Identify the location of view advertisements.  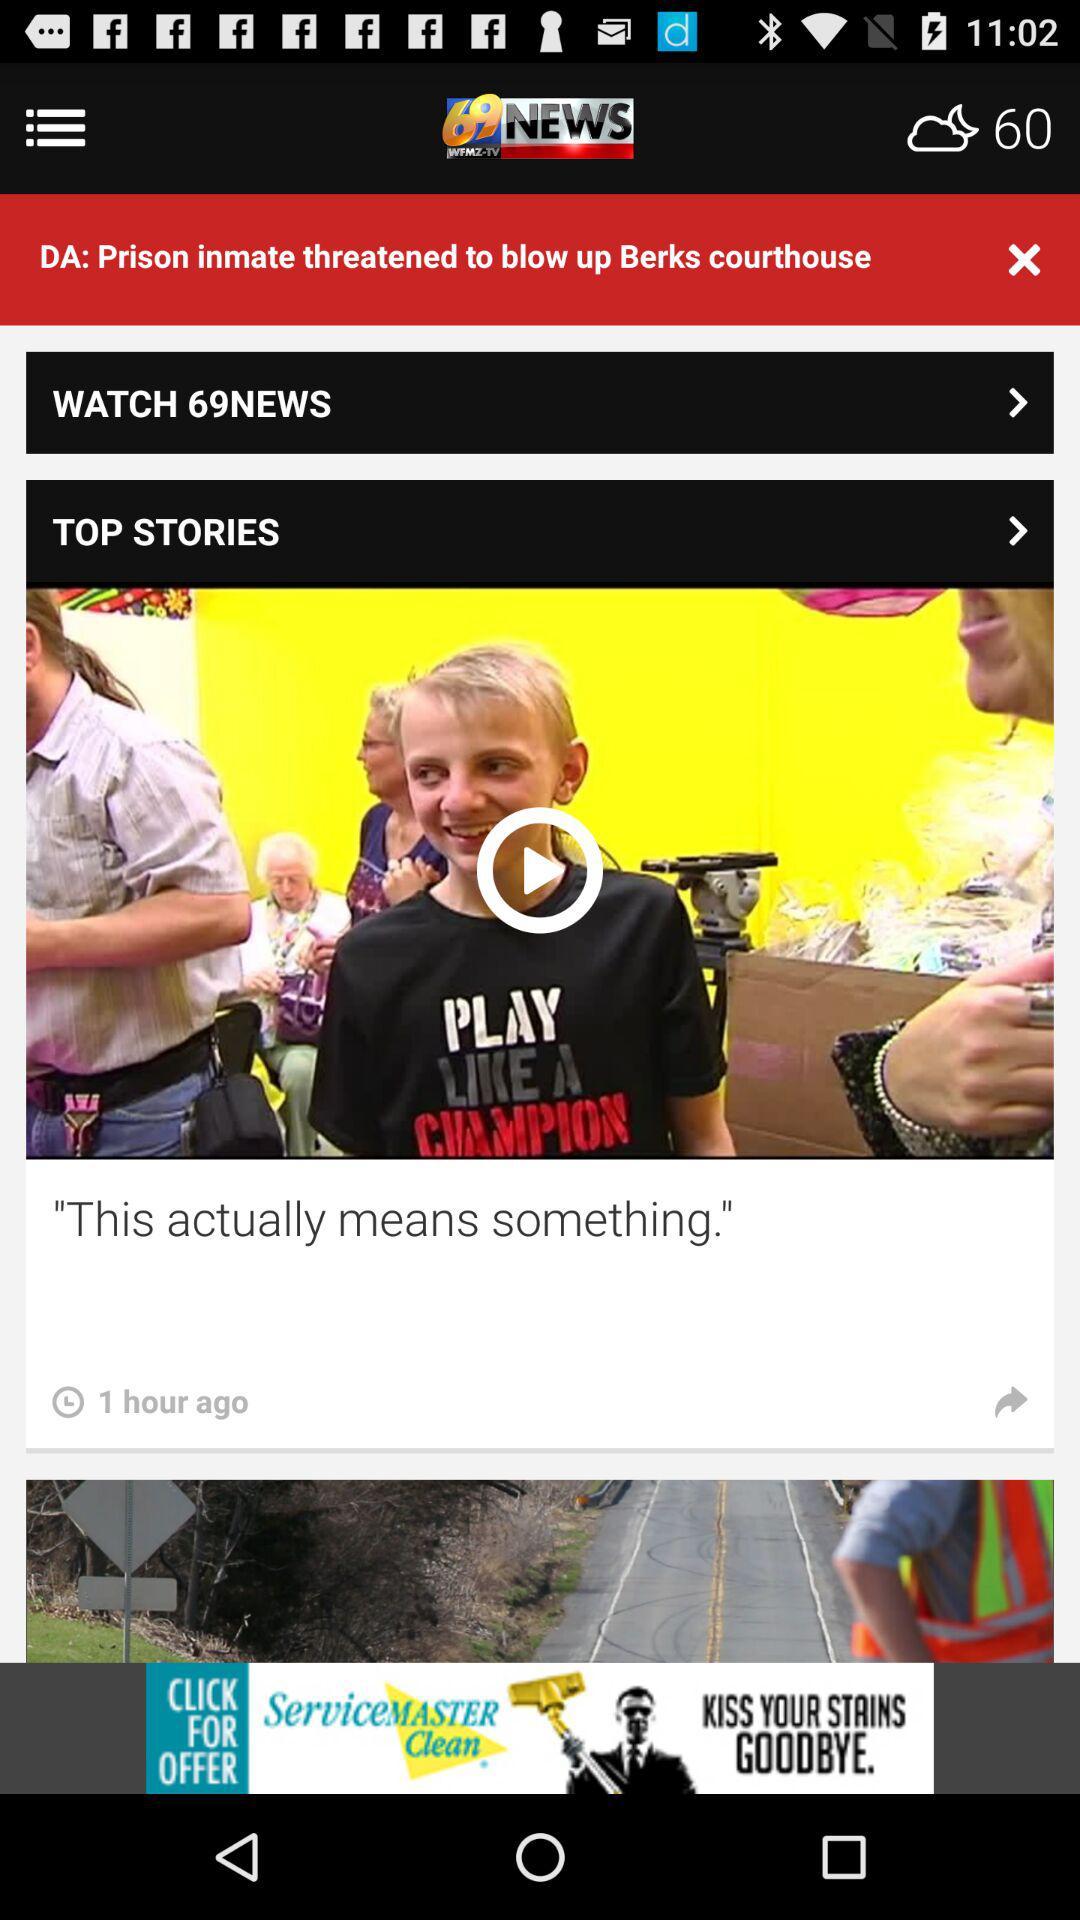
(540, 1727).